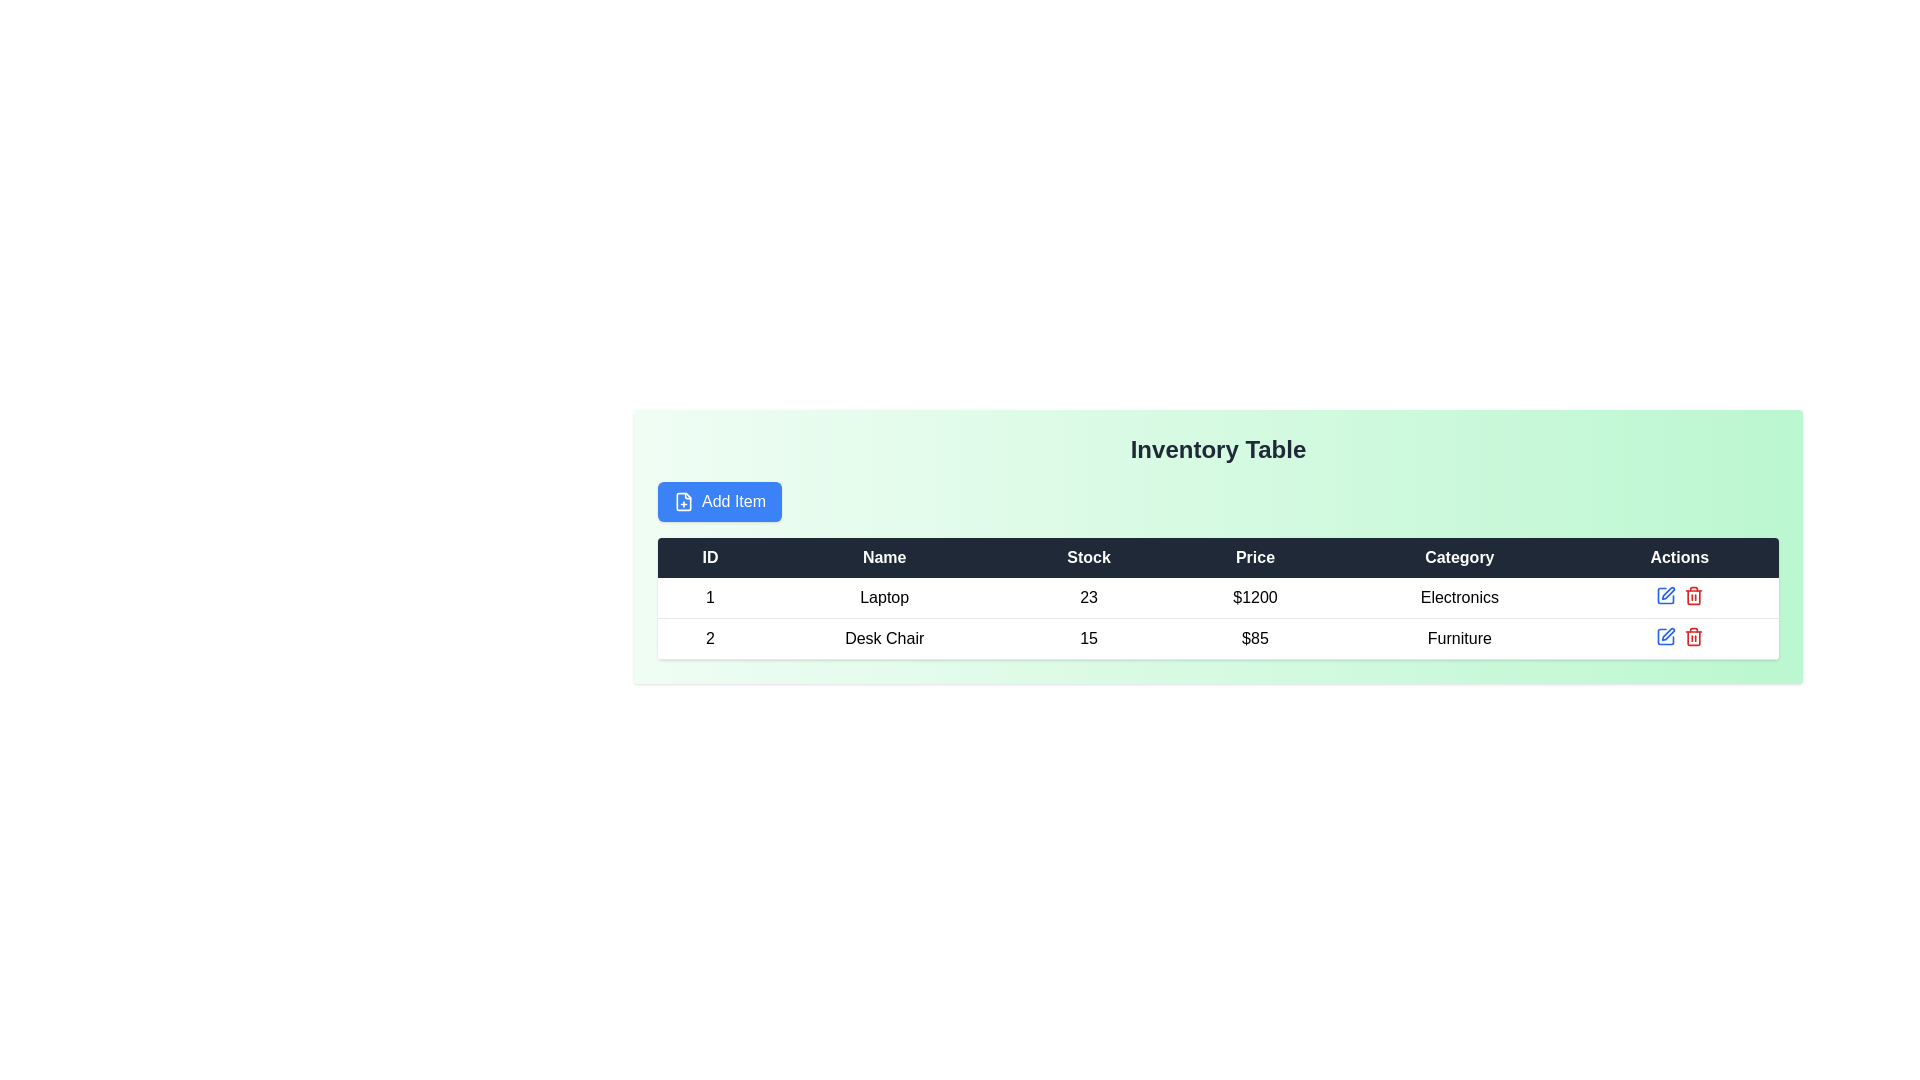 This screenshot has width=1920, height=1080. What do you see at coordinates (1088, 639) in the screenshot?
I see `stock count of the item 'Desk Chair' from the data cell located in the second row under the 'Stock' column of the inventory table` at bounding box center [1088, 639].